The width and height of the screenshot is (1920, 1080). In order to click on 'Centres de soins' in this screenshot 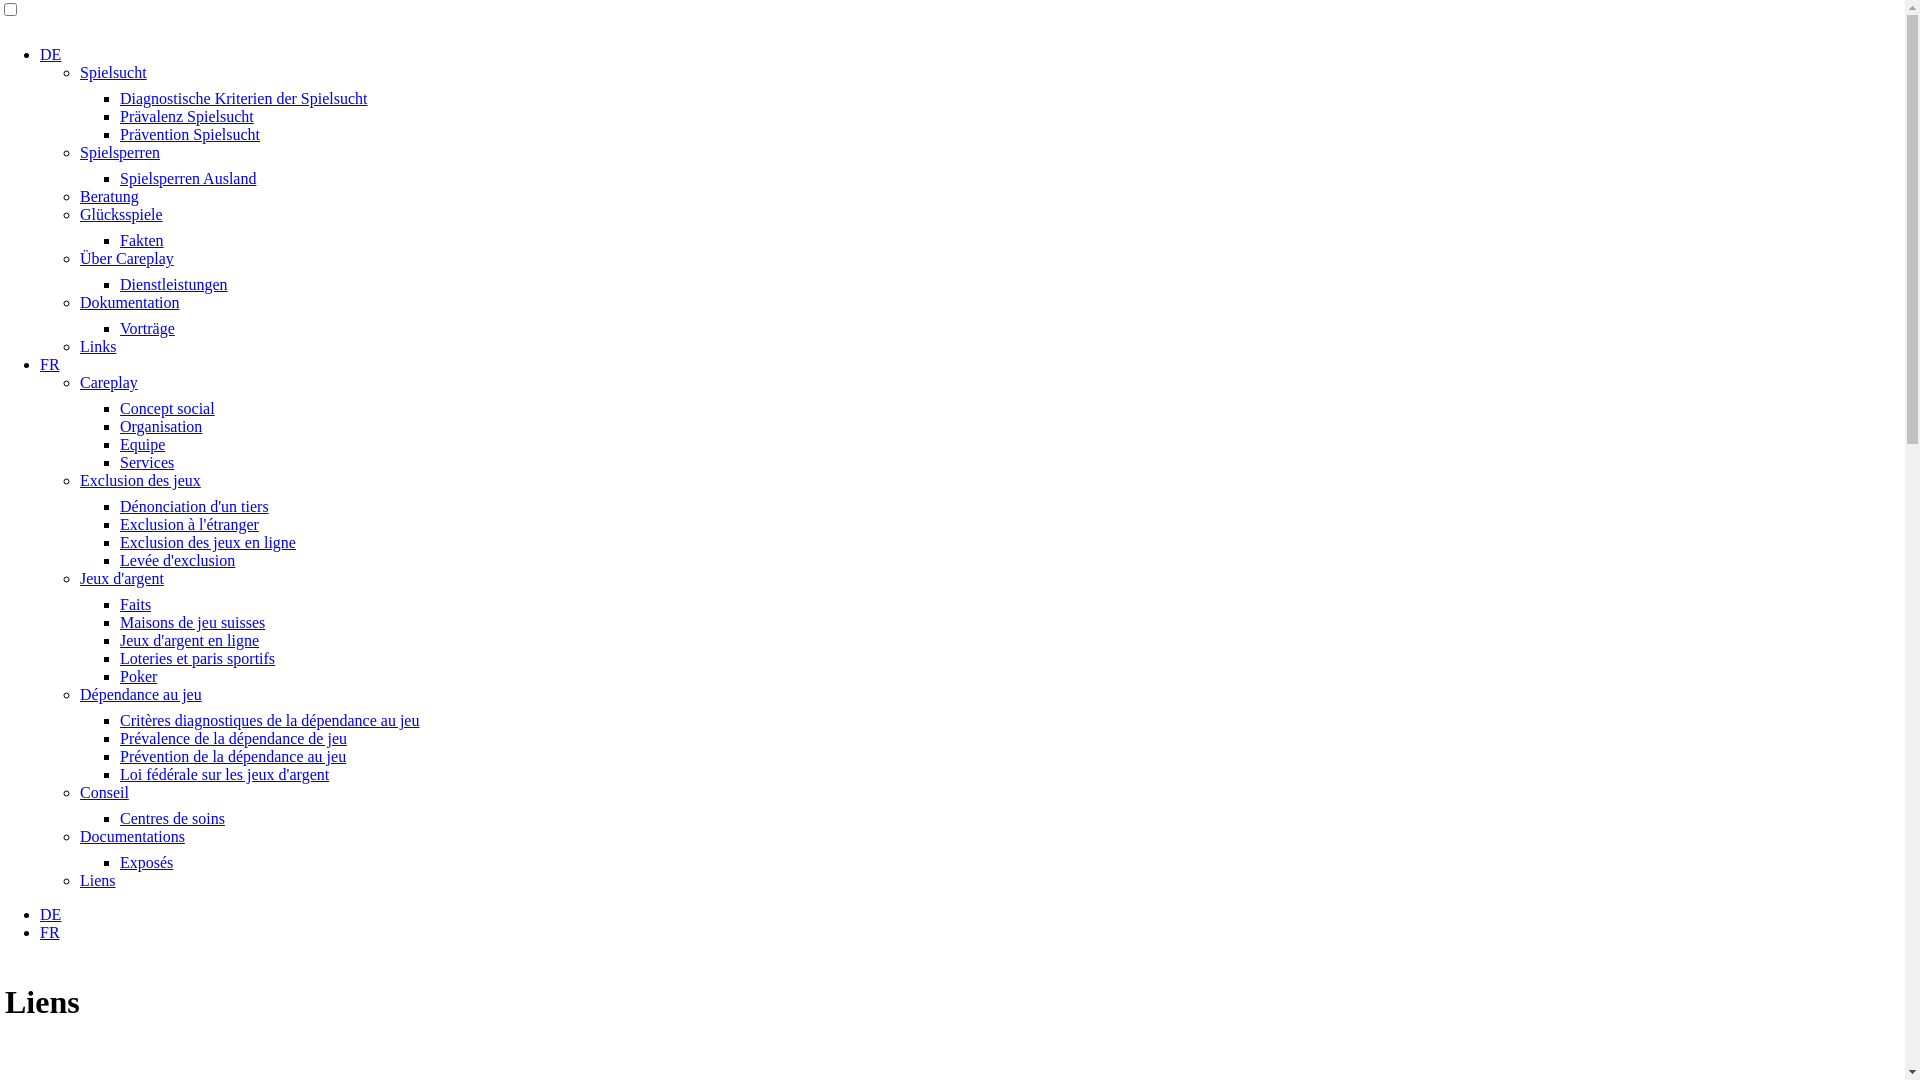, I will do `click(119, 818)`.